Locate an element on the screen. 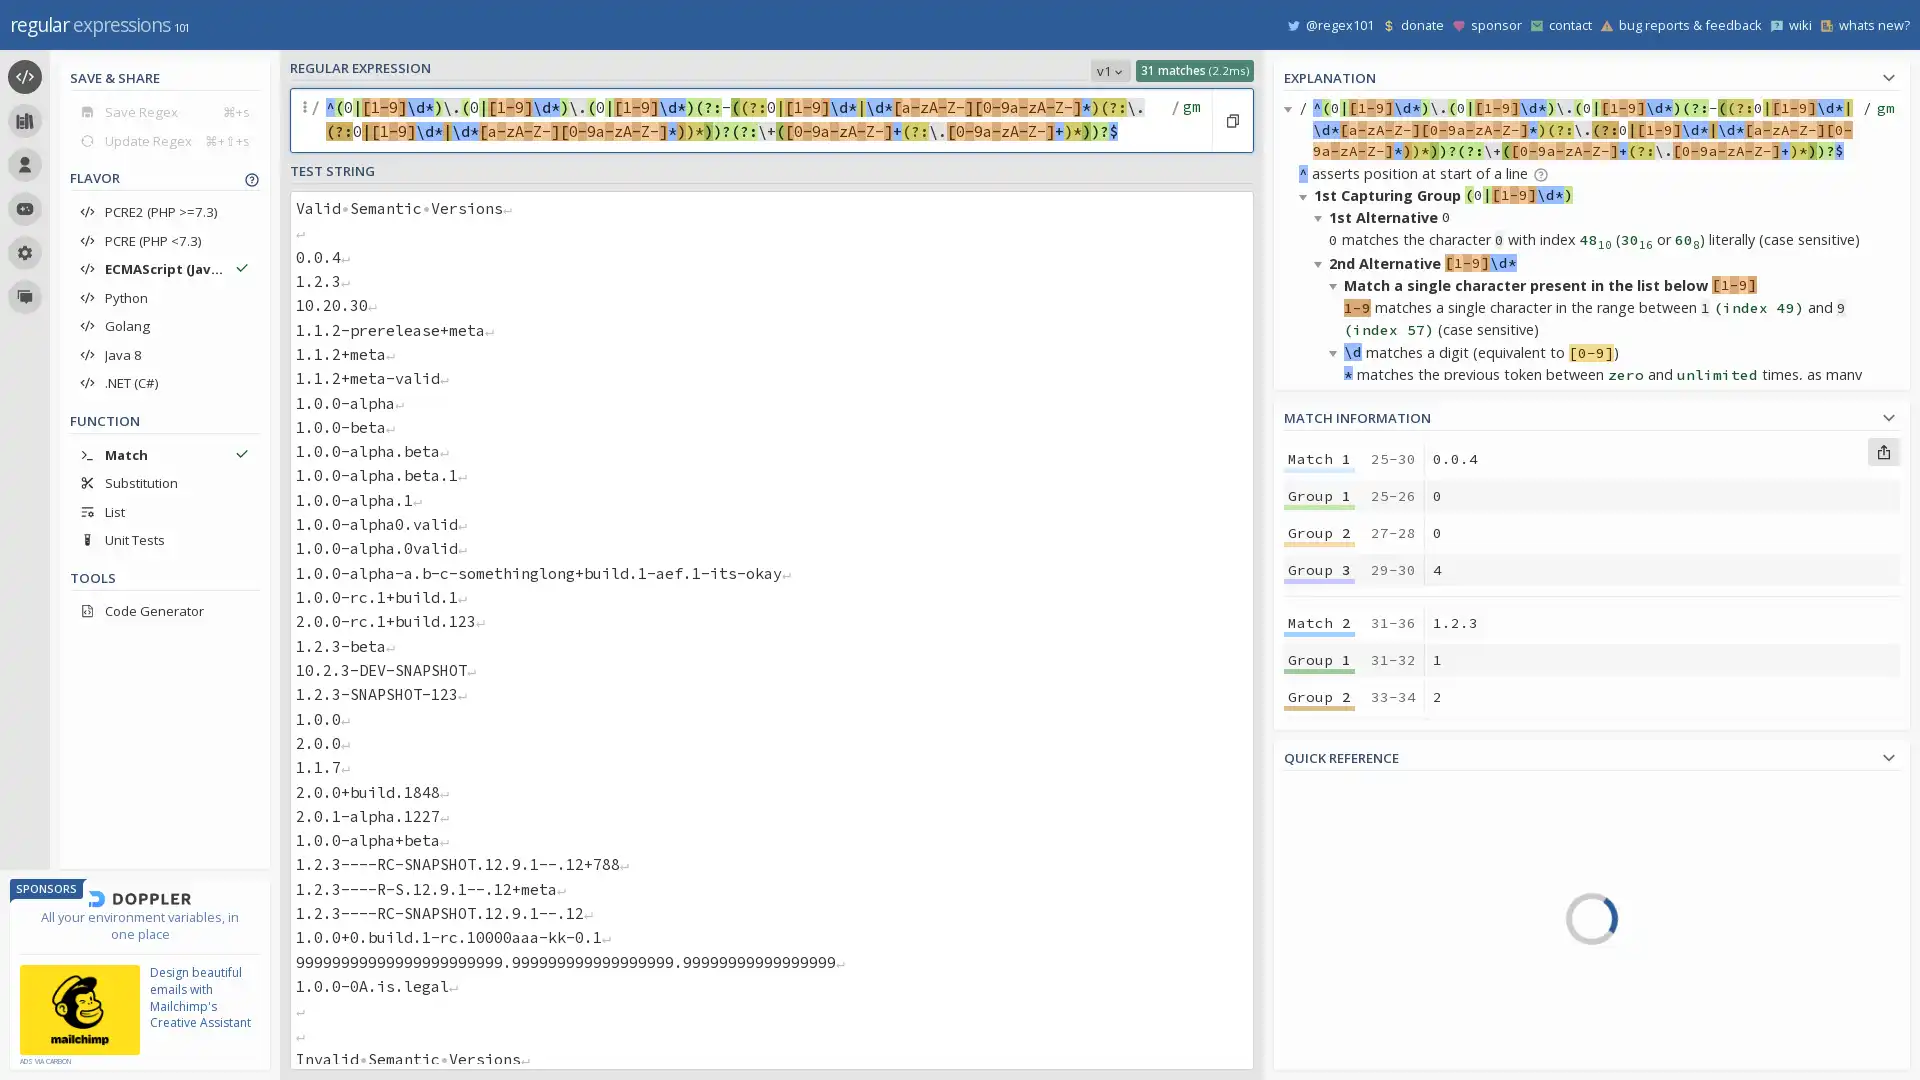  Any non-whitespace character \S is located at coordinates (1691, 1019).